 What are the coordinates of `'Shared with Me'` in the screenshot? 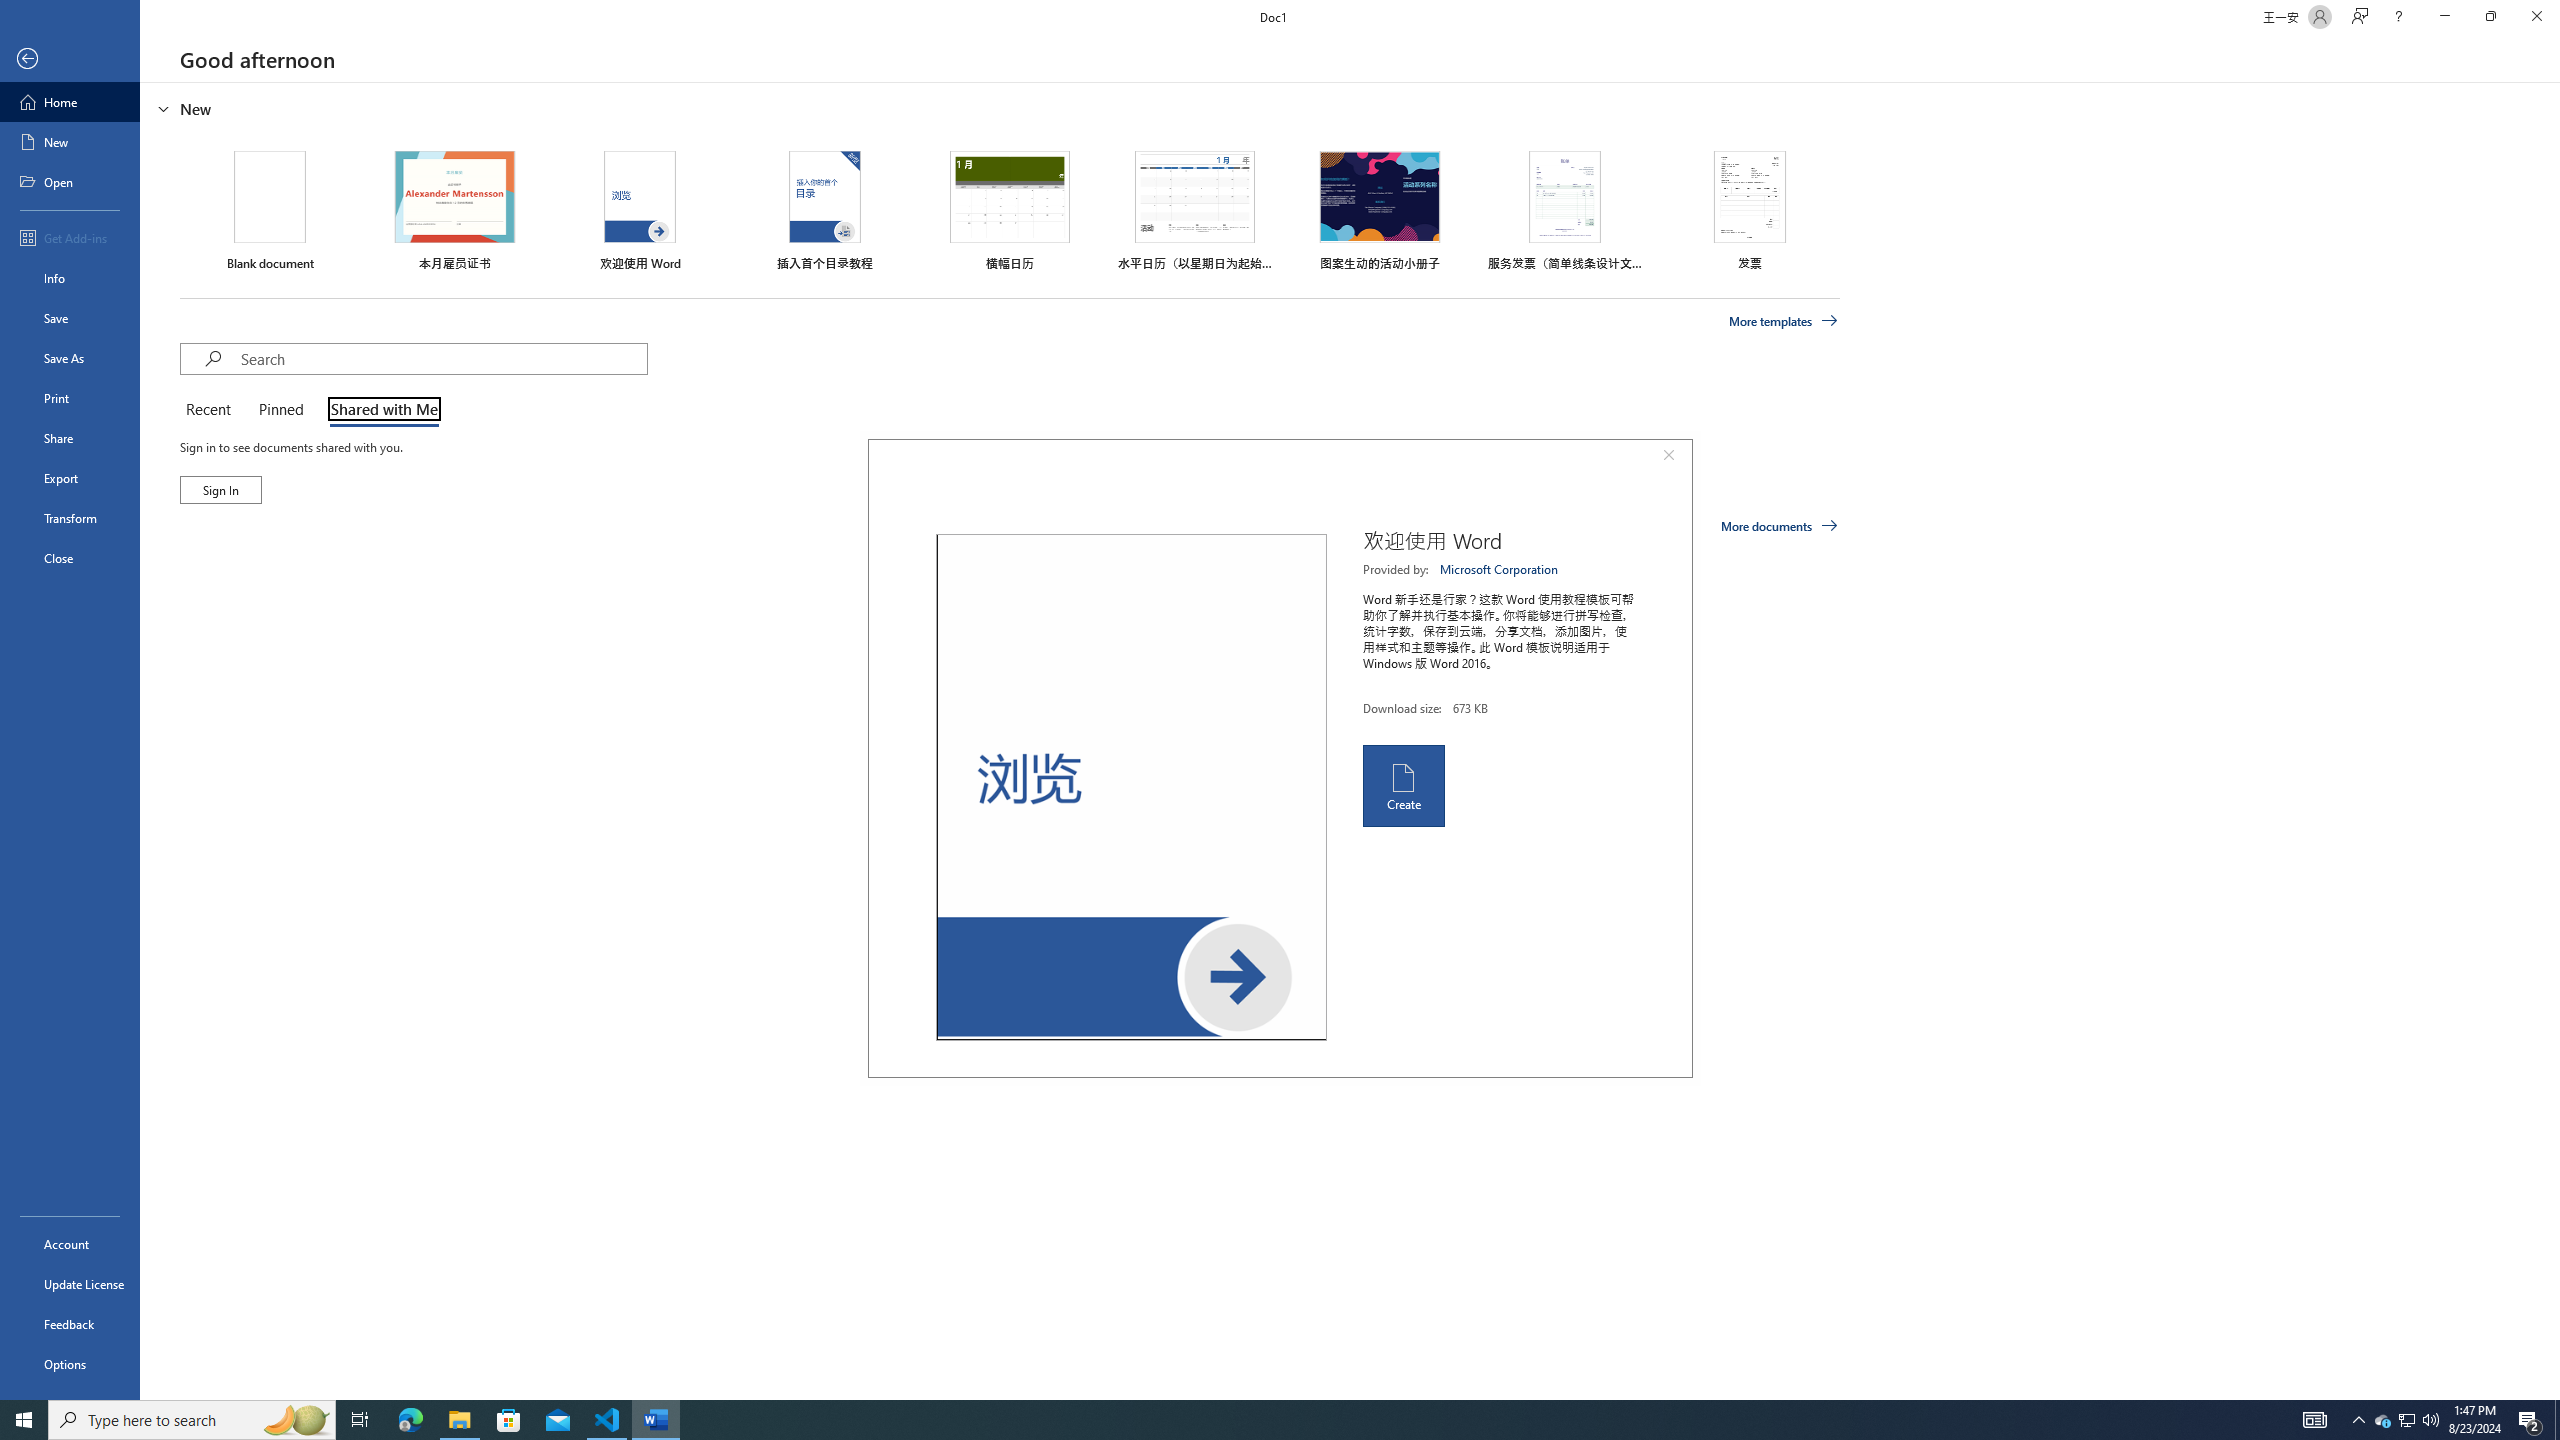 It's located at (379, 410).